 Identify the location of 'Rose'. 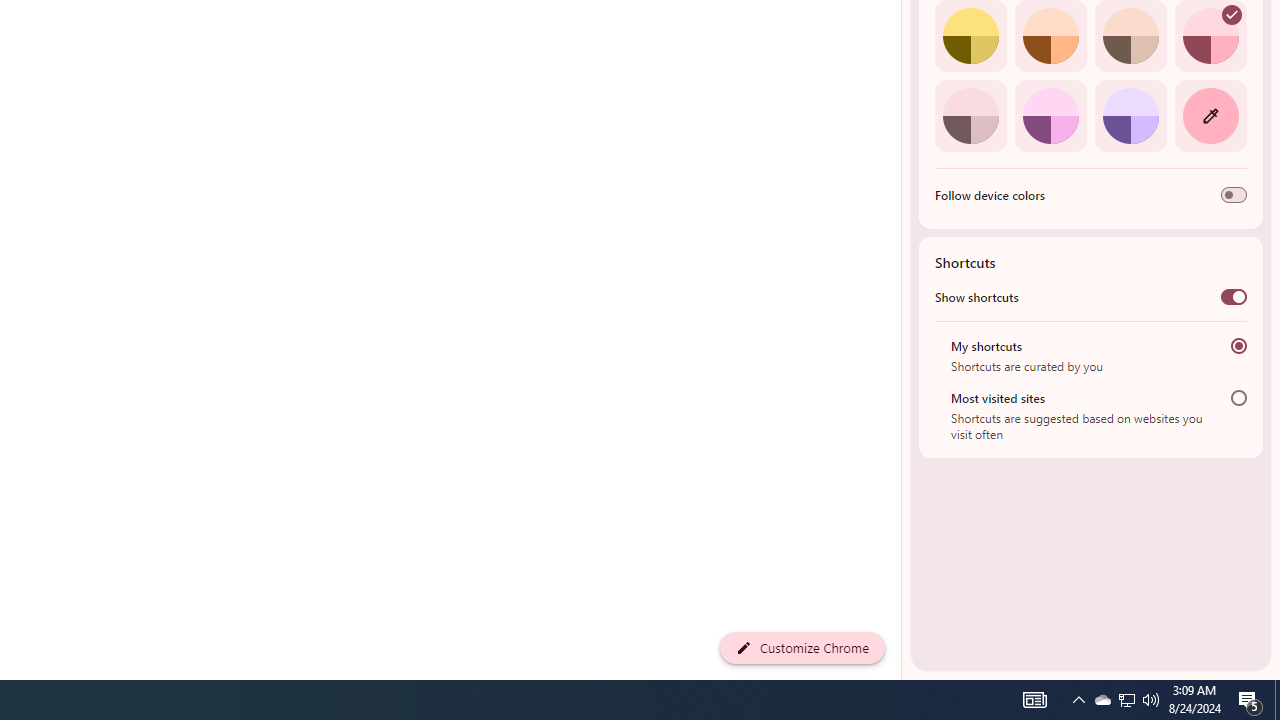
(1209, 36).